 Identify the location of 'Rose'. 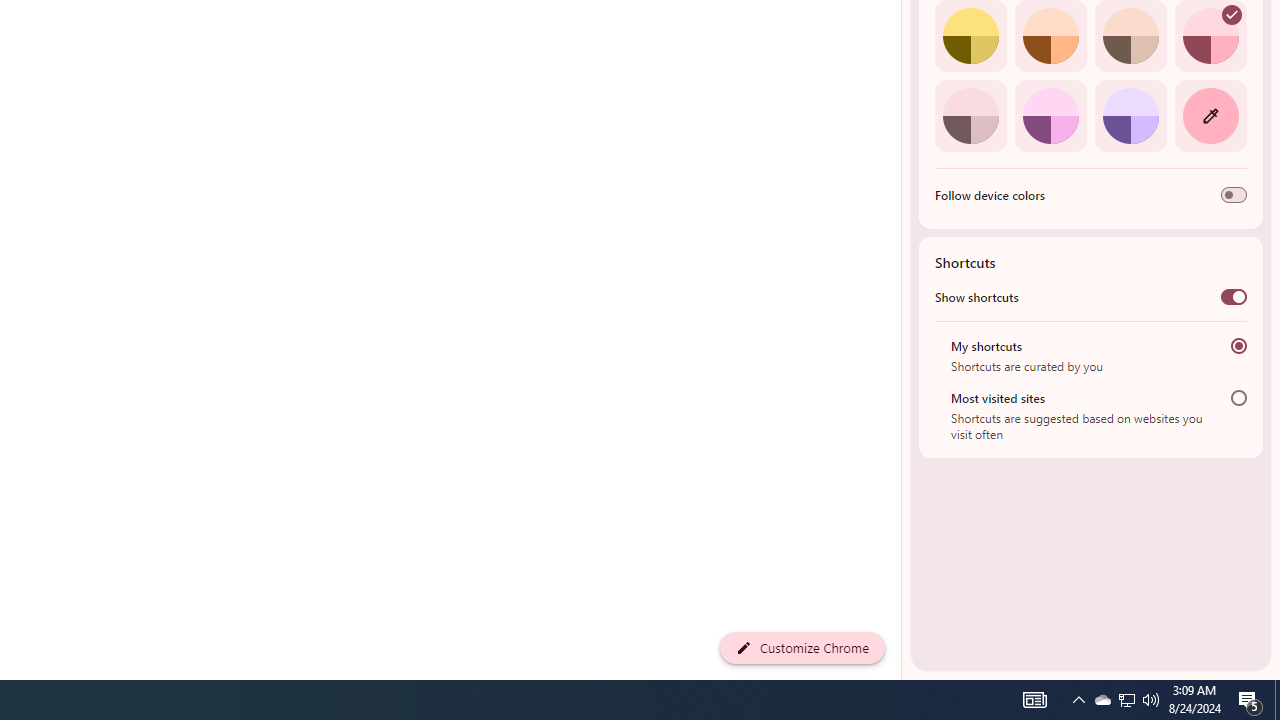
(1209, 36).